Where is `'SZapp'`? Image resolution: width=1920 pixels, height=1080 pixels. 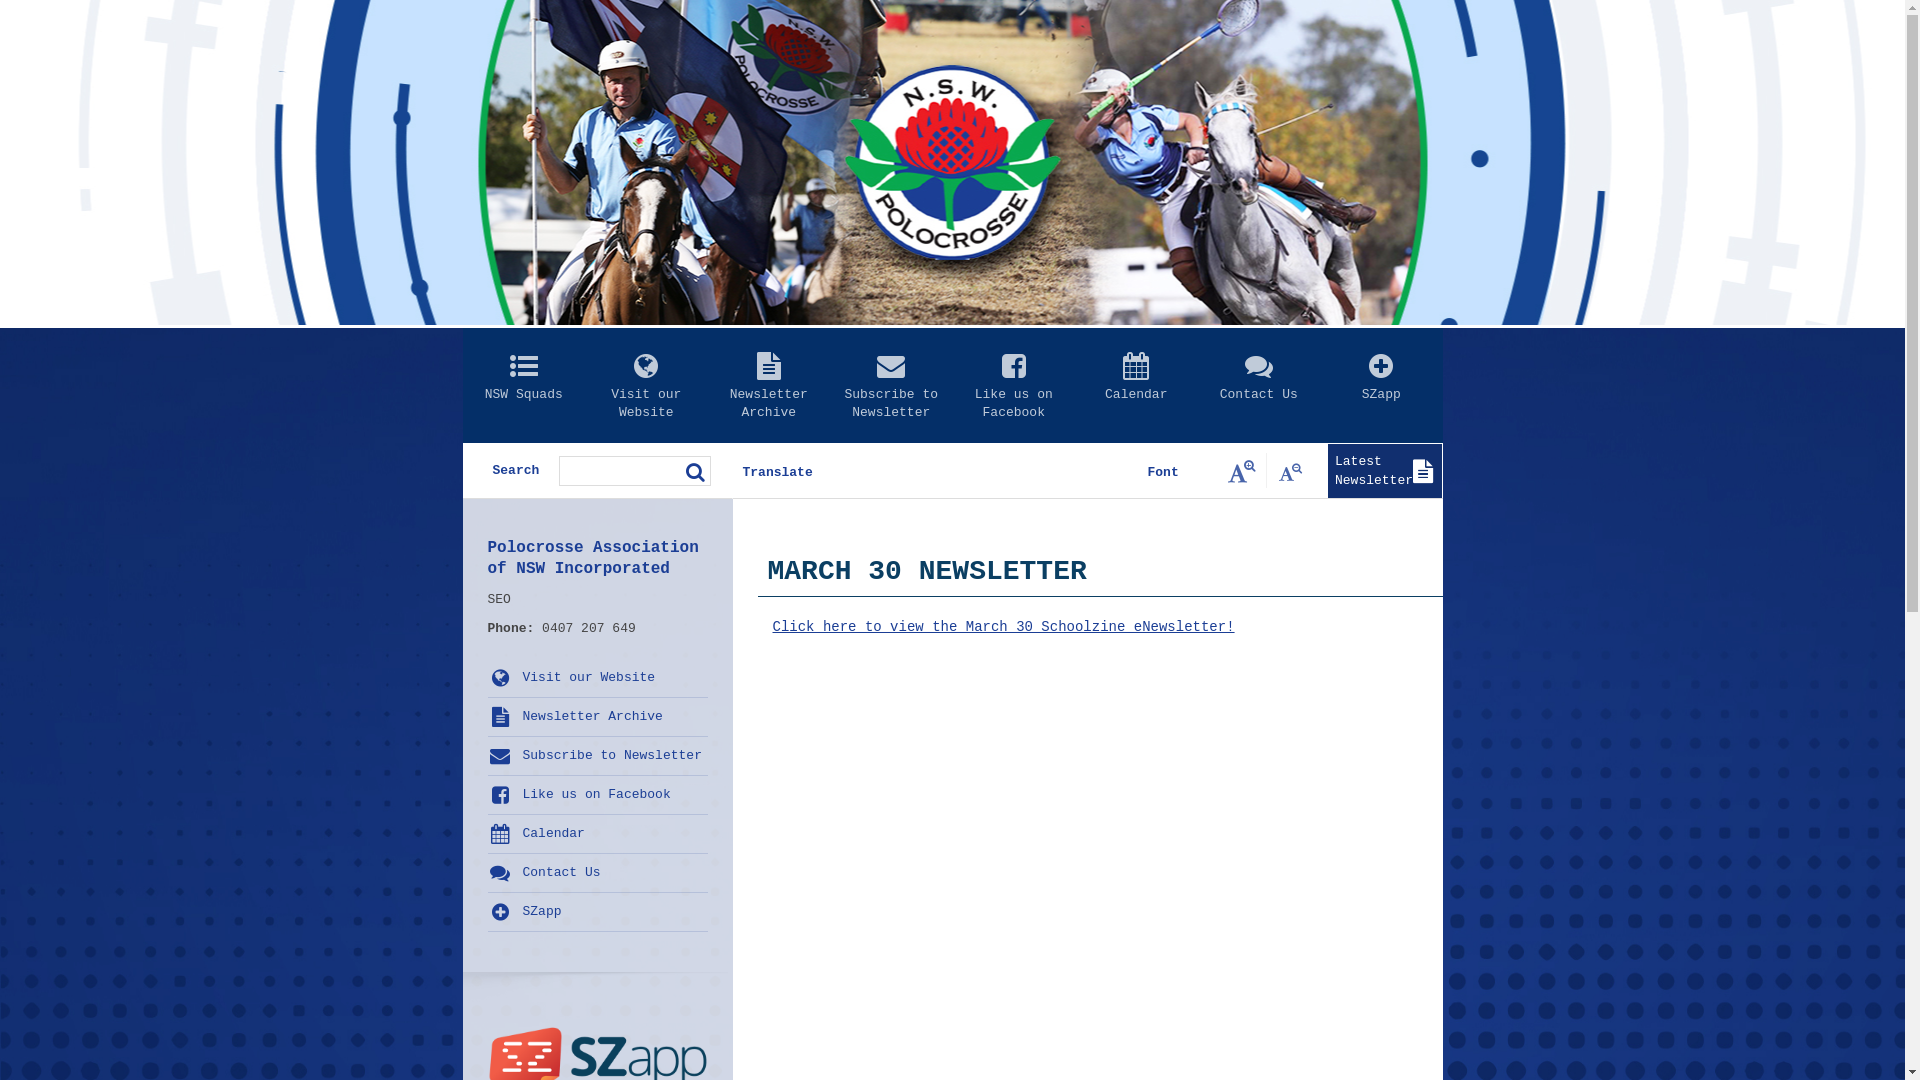
'SZapp' is located at coordinates (597, 911).